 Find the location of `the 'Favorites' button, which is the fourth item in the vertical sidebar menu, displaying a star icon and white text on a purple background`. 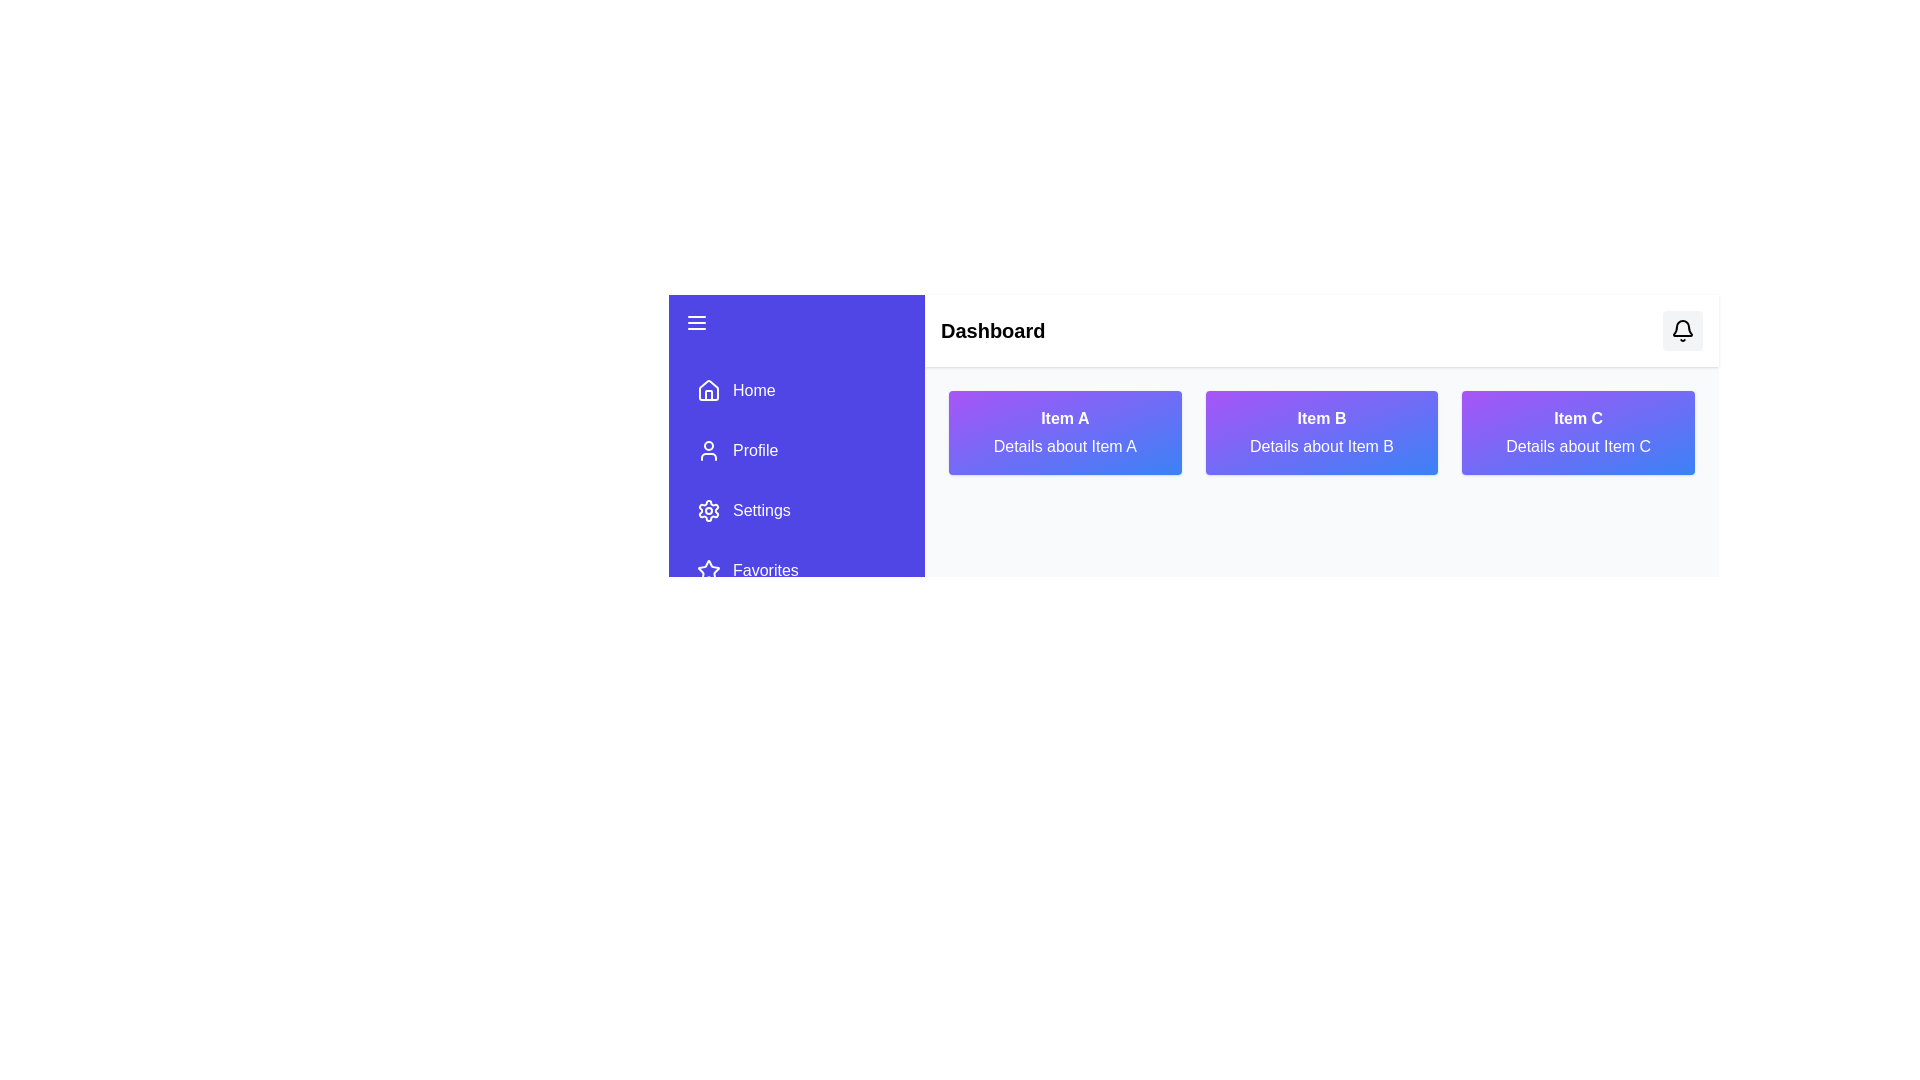

the 'Favorites' button, which is the fourth item in the vertical sidebar menu, displaying a star icon and white text on a purple background is located at coordinates (795, 570).